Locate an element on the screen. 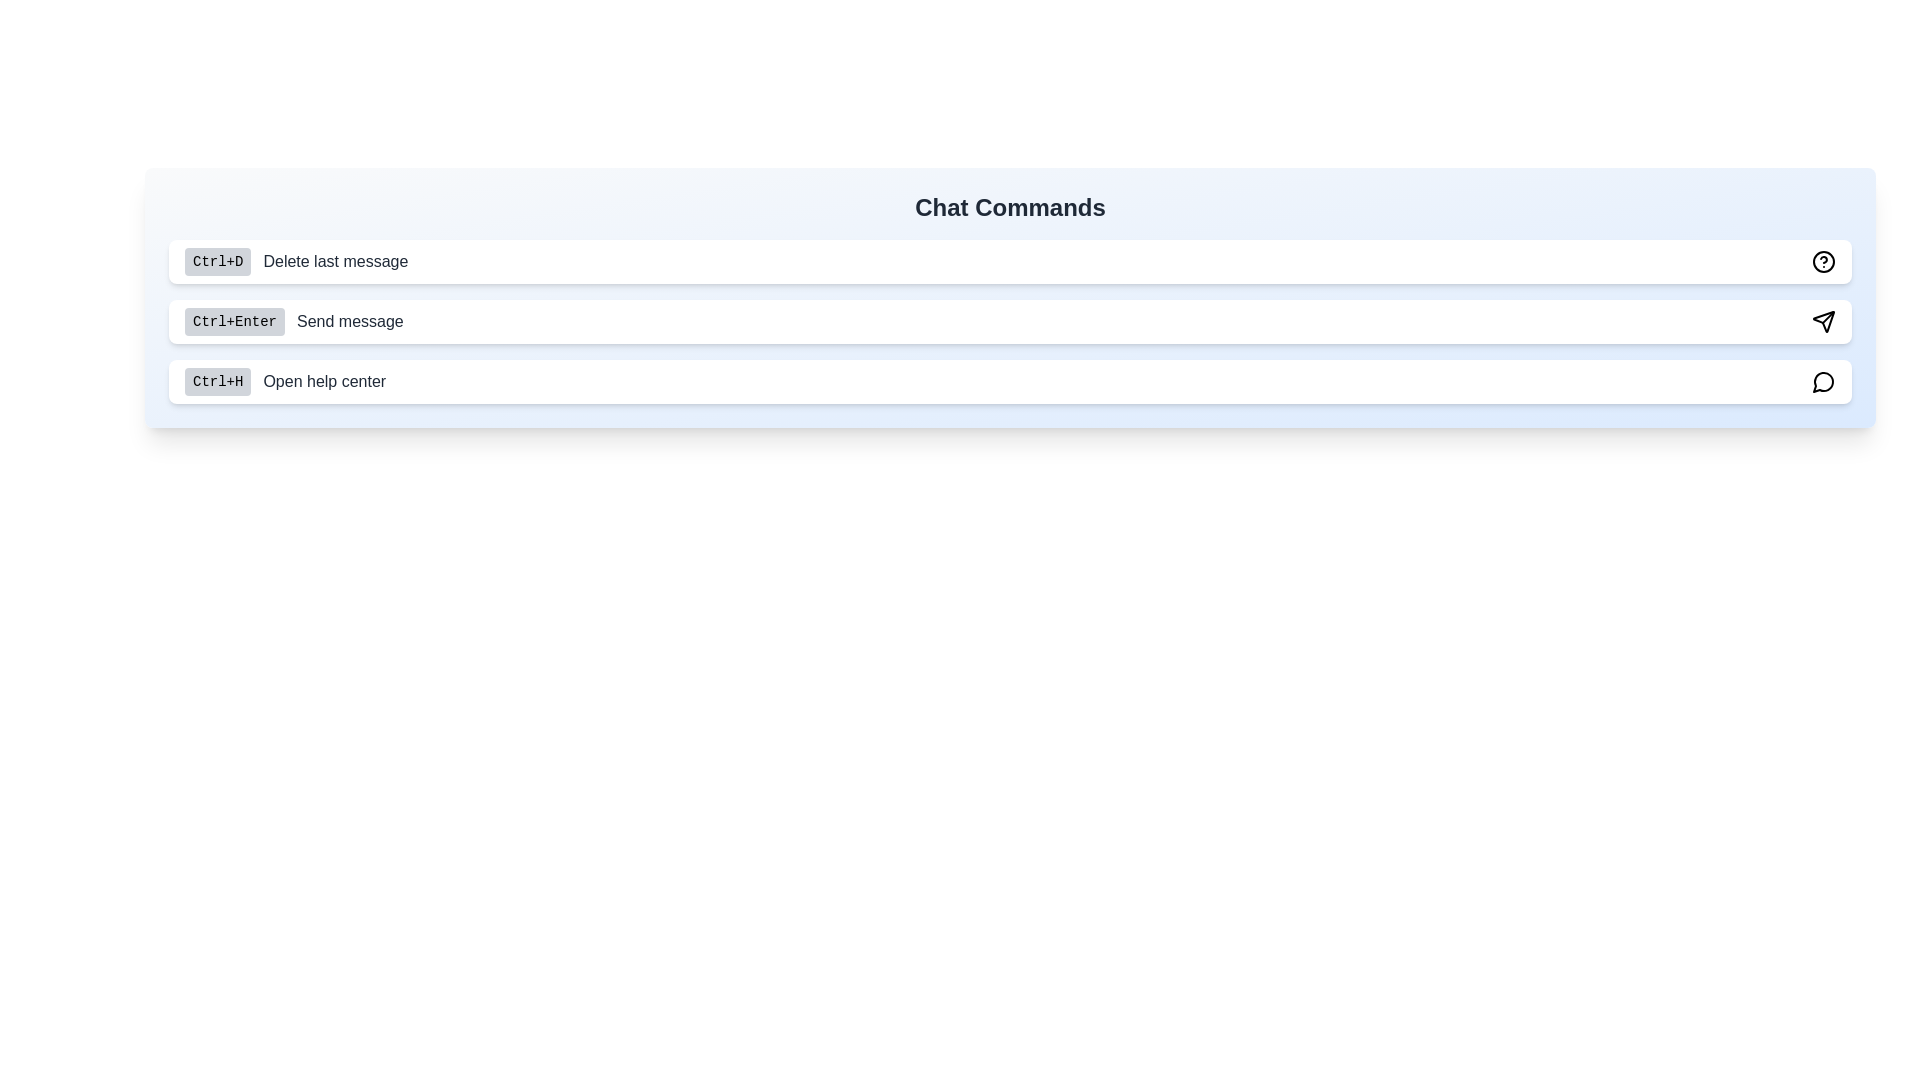 The width and height of the screenshot is (1920, 1080). the prominent text header labeled 'Chat Commands', which is bold and extra-large in dark gray color, positioned at the top of a section with a gradient background is located at coordinates (1010, 208).